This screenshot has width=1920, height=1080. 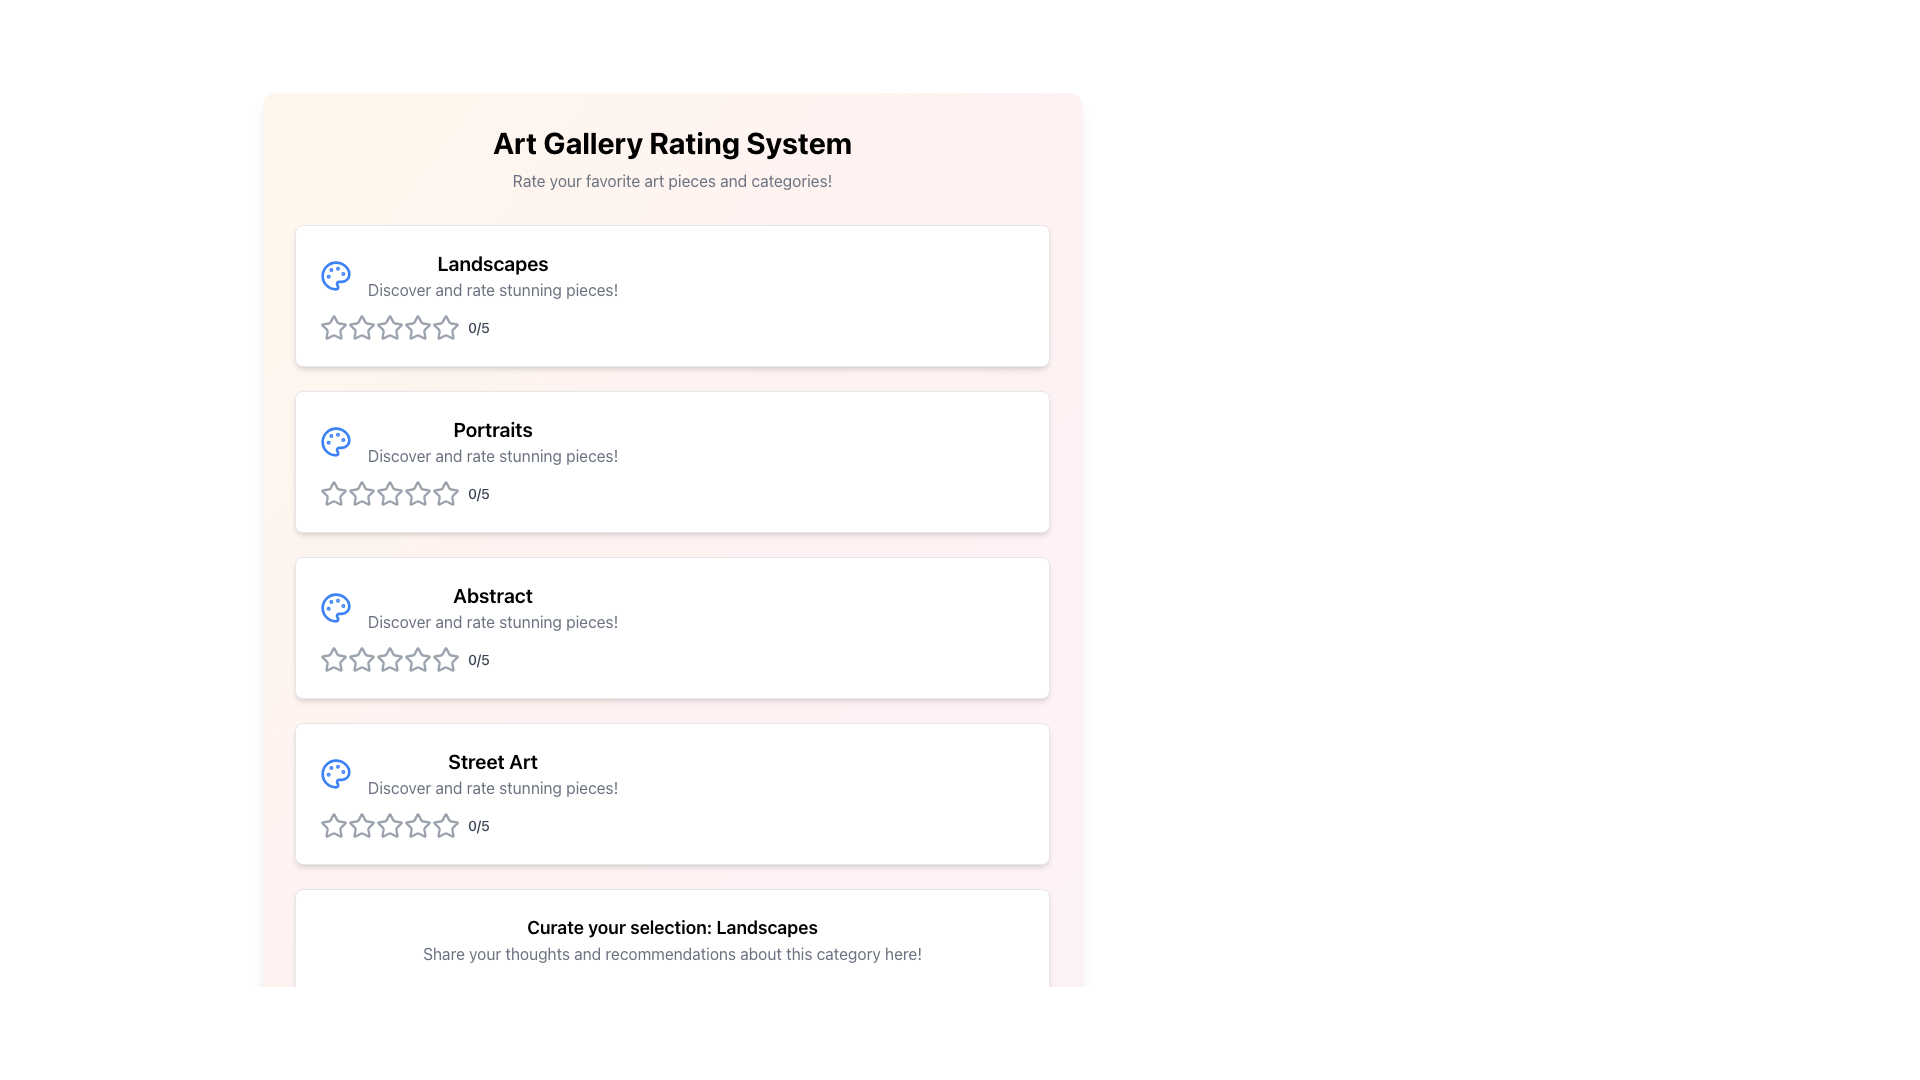 What do you see at coordinates (444, 825) in the screenshot?
I see `the fourth star in the five-star rating system for the 'Street Art' category` at bounding box center [444, 825].